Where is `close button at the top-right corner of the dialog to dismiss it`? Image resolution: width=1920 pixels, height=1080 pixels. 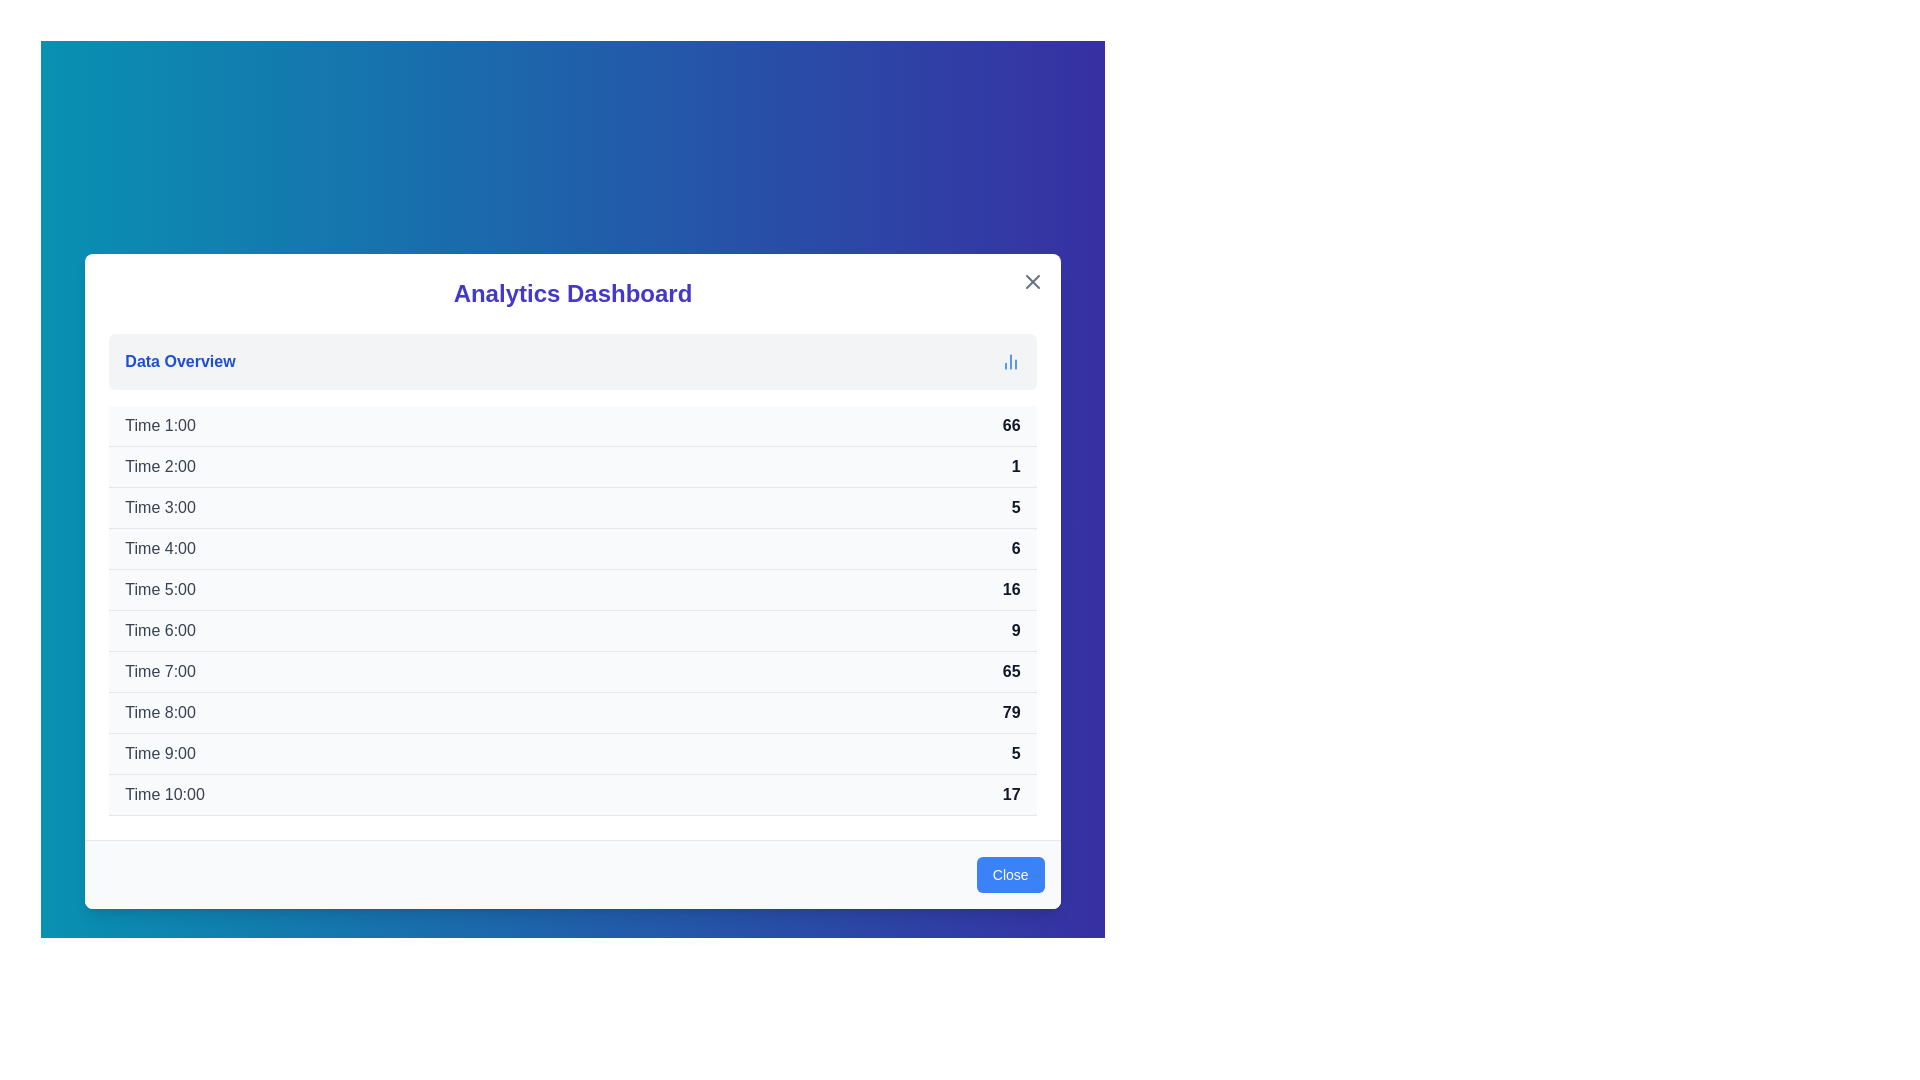 close button at the top-right corner of the dialog to dismiss it is located at coordinates (1032, 281).